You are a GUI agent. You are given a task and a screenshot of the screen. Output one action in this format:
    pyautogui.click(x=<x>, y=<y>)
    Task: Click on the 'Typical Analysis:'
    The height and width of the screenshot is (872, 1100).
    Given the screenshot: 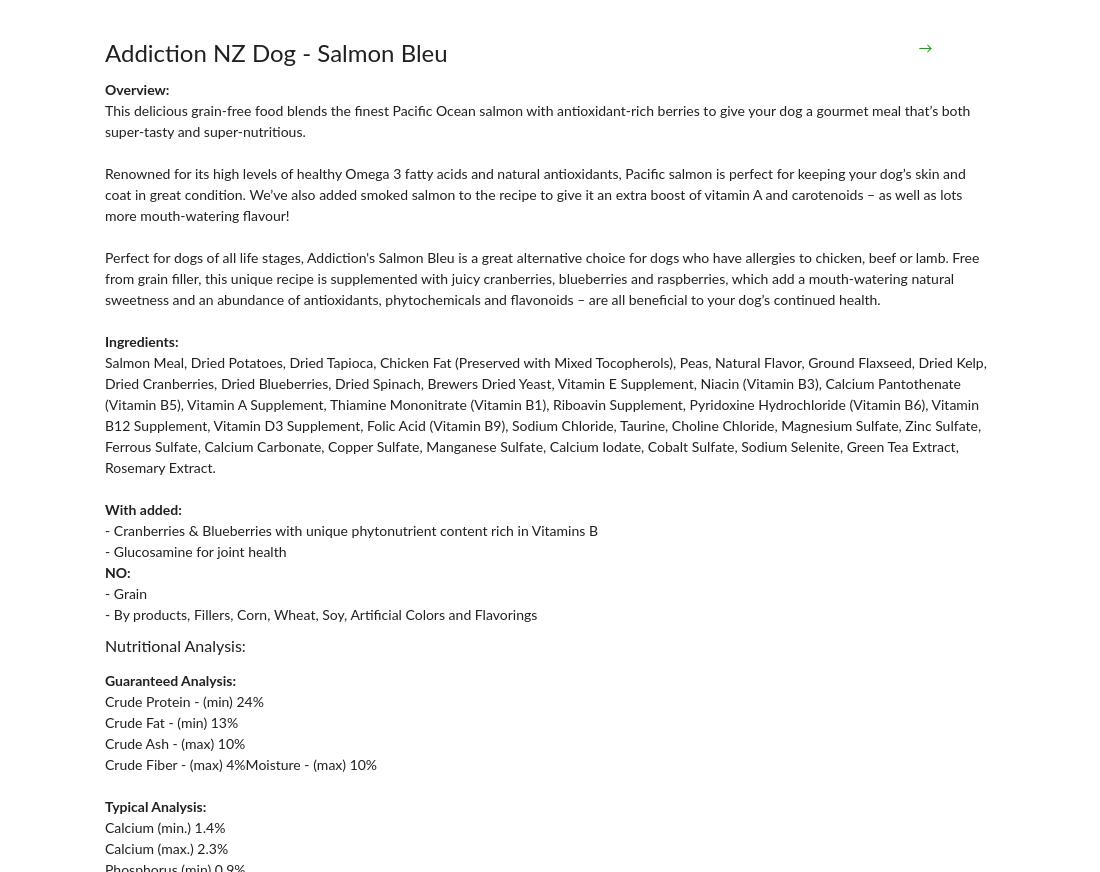 What is the action you would take?
    pyautogui.click(x=105, y=807)
    